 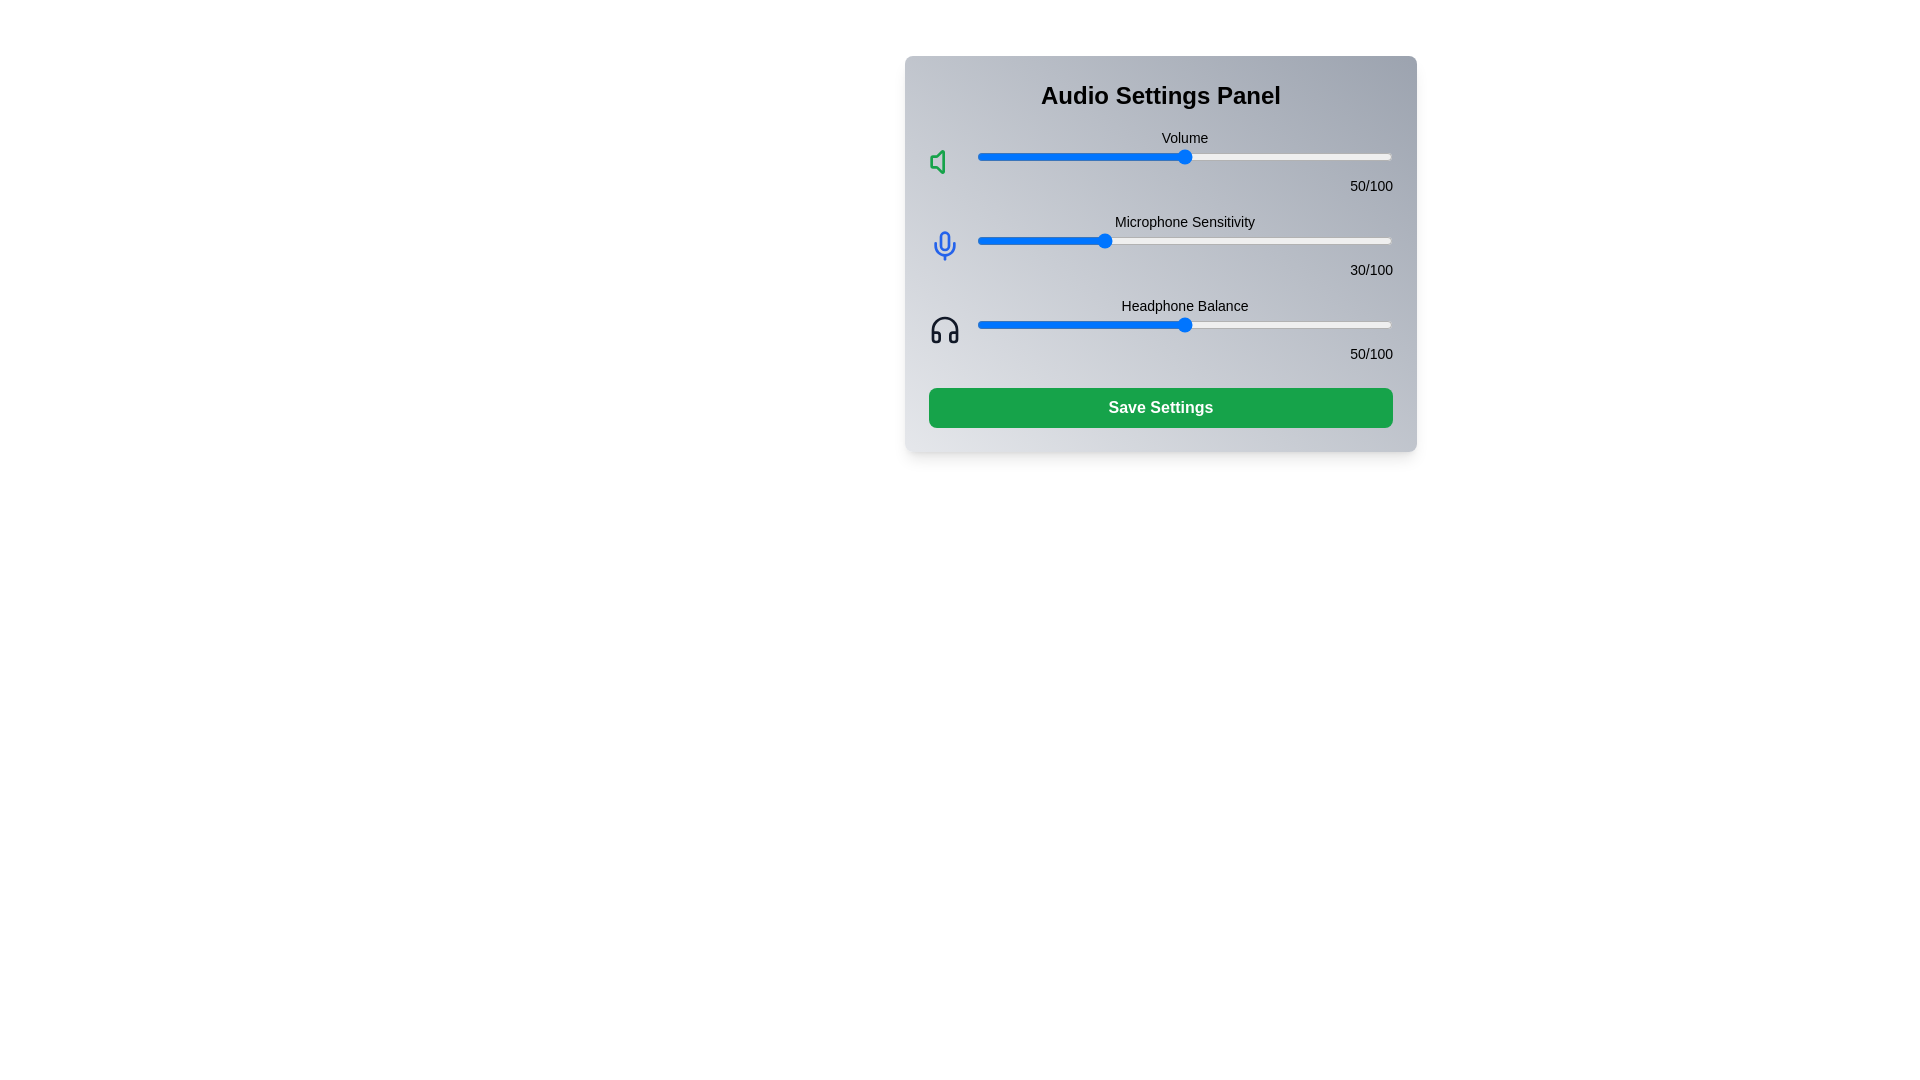 I want to click on headphone balance, so click(x=1135, y=323).